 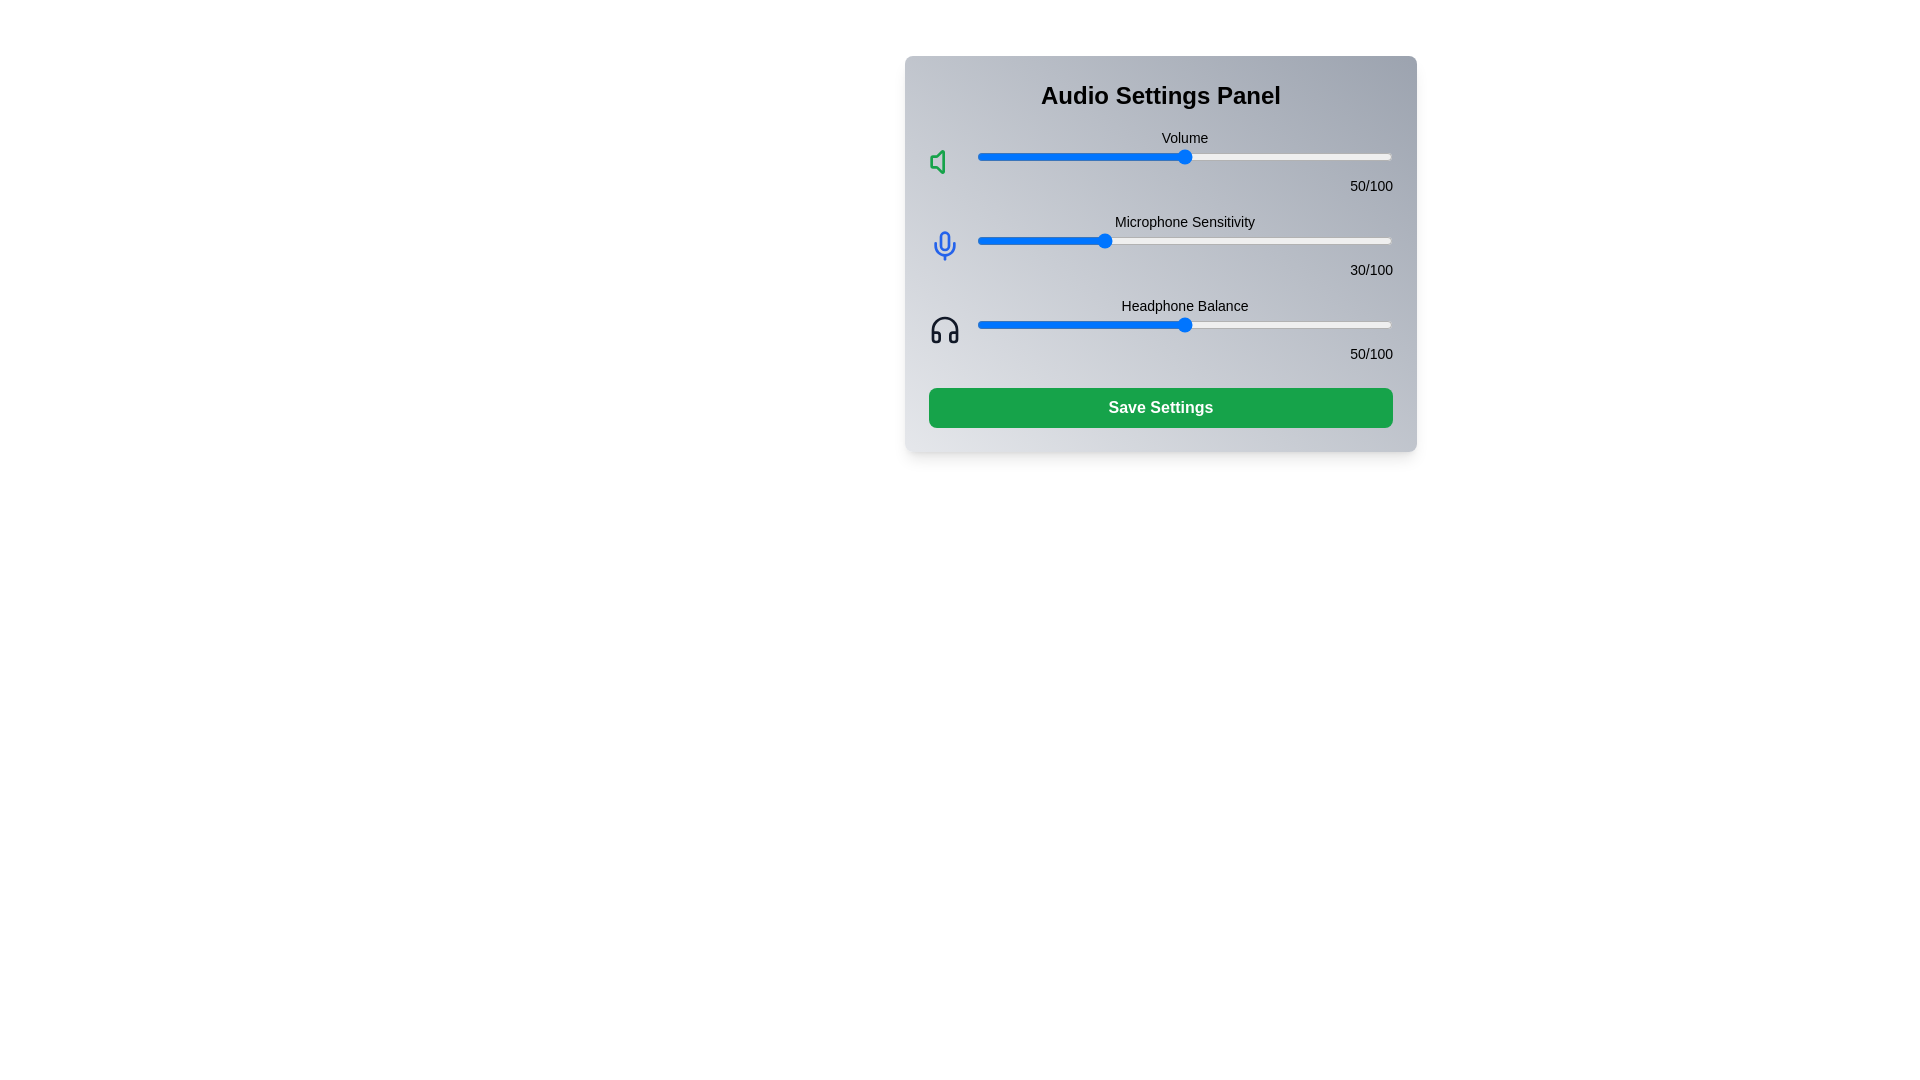 I want to click on headphone balance, so click(x=1135, y=323).